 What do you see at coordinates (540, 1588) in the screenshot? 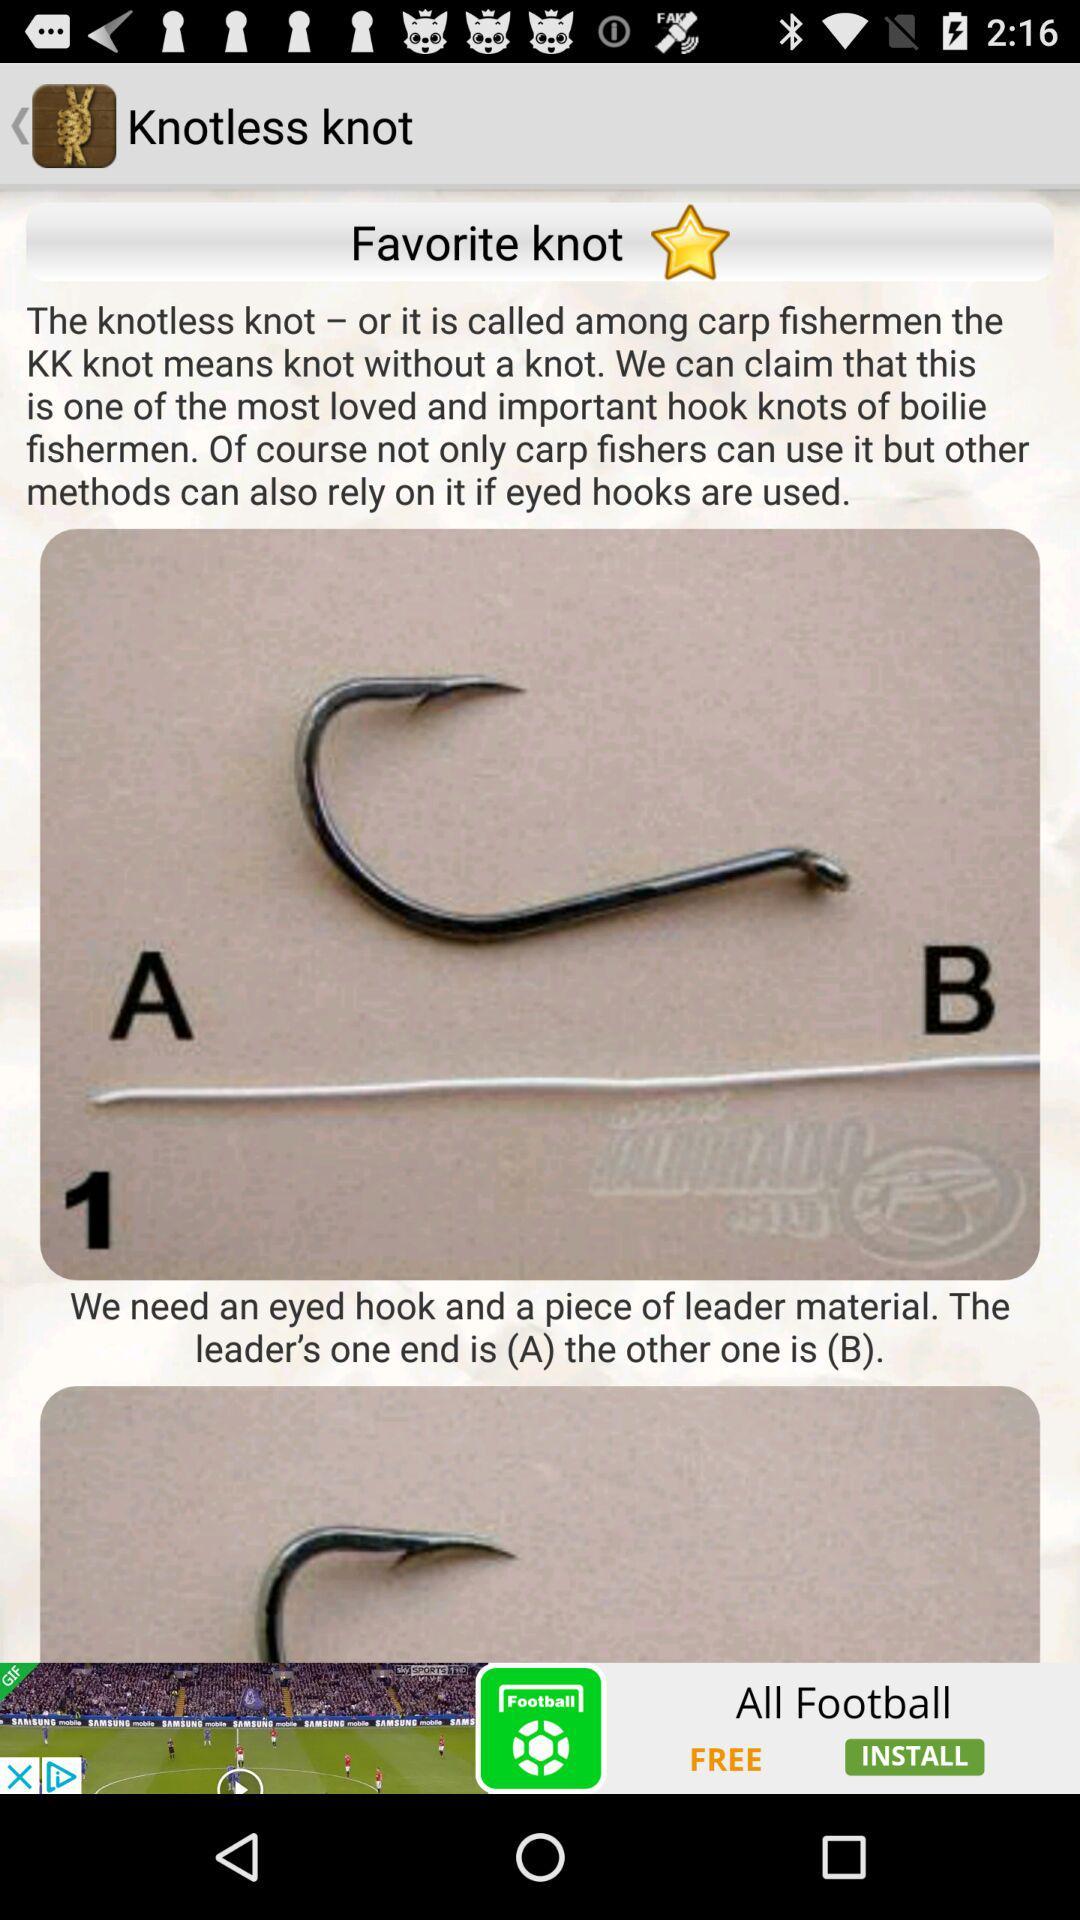
I see `advertisement page` at bounding box center [540, 1588].